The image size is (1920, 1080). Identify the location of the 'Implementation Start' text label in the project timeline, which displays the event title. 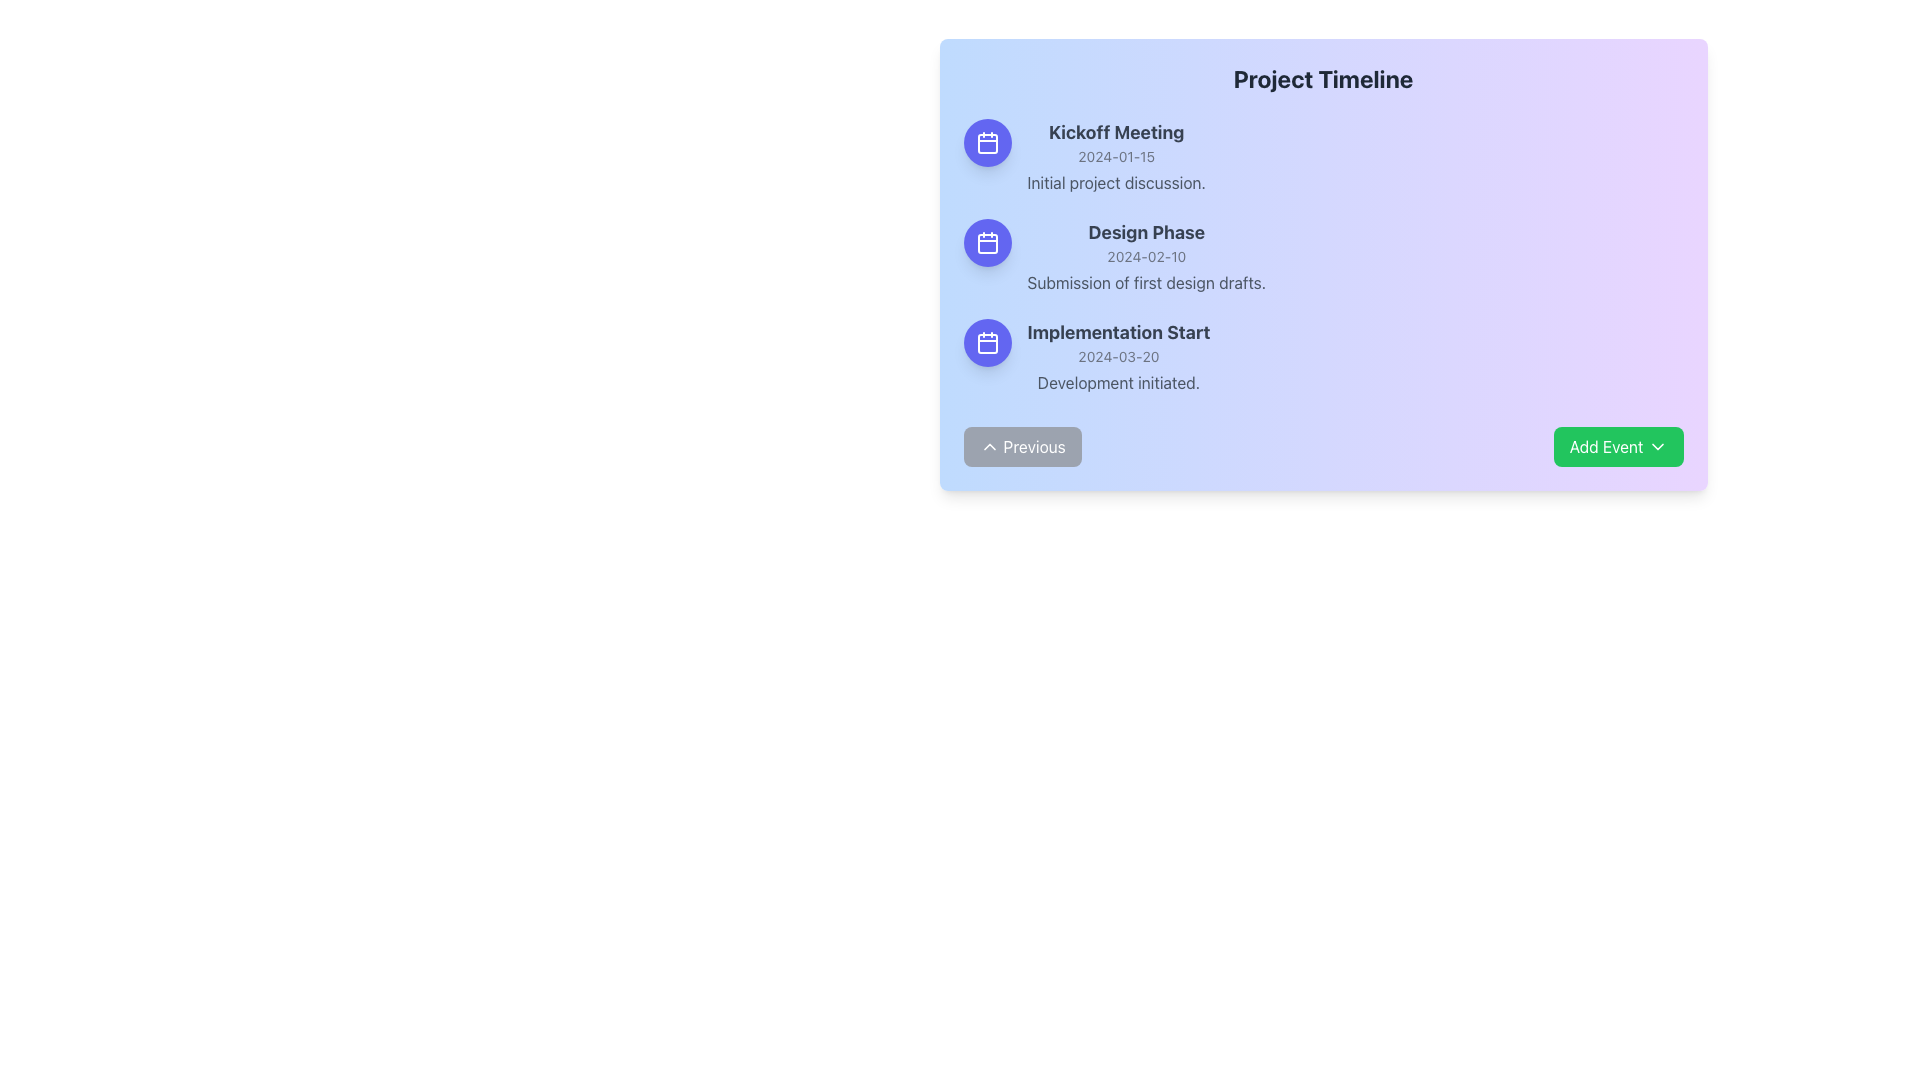
(1117, 331).